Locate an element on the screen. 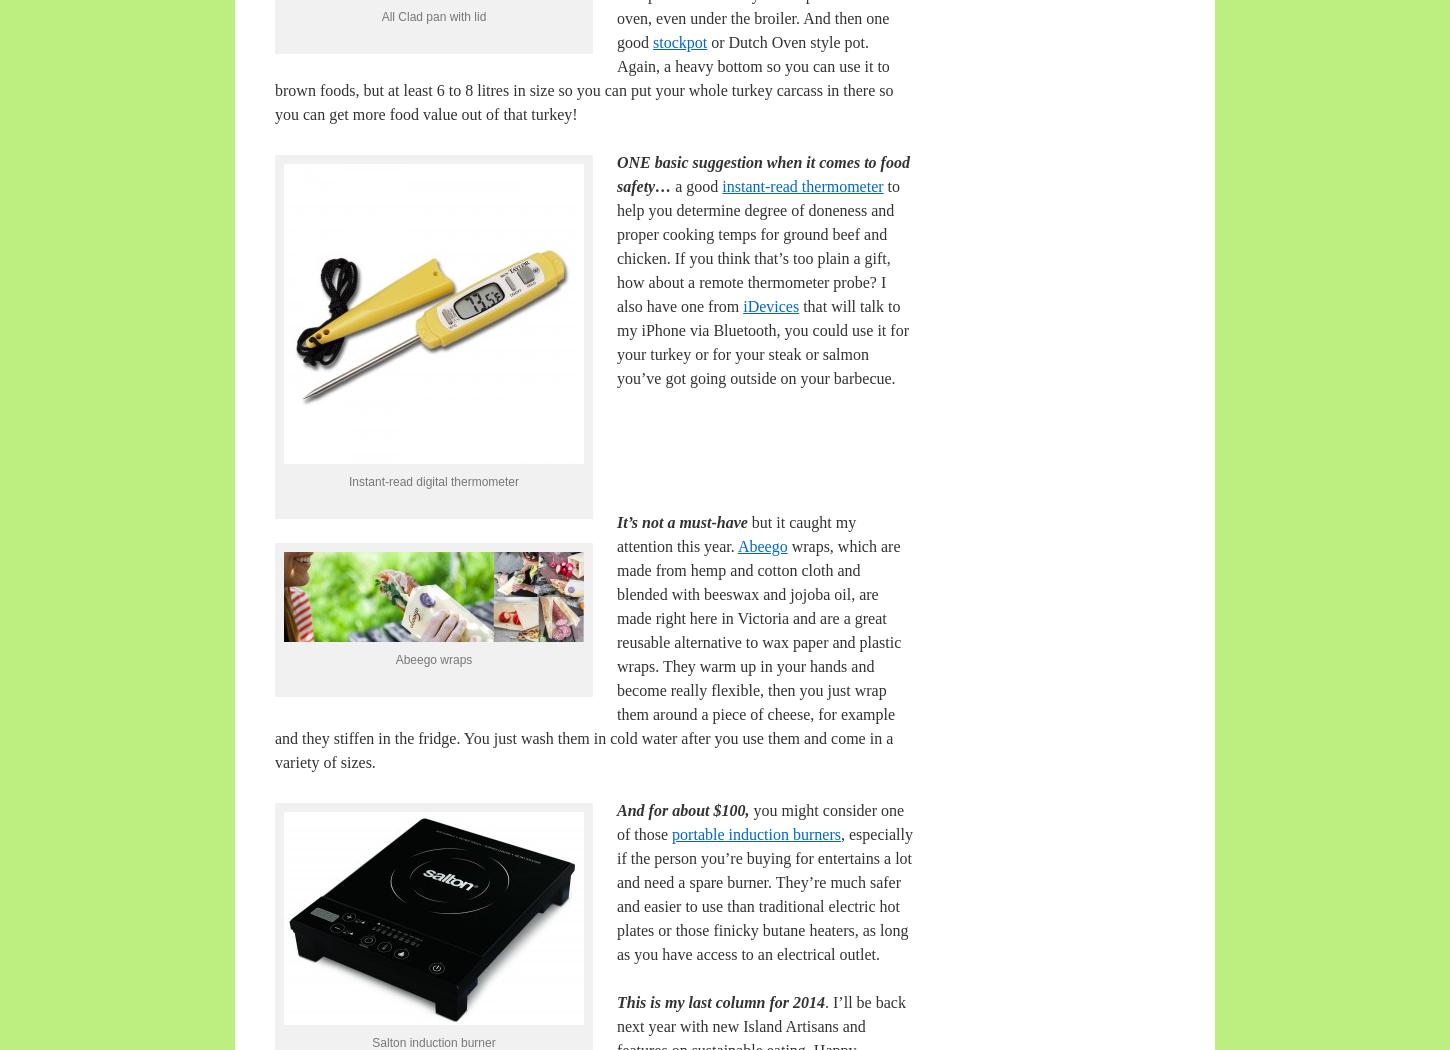 Image resolution: width=1450 pixels, height=1050 pixels. 'And for about $100,' is located at coordinates (615, 809).